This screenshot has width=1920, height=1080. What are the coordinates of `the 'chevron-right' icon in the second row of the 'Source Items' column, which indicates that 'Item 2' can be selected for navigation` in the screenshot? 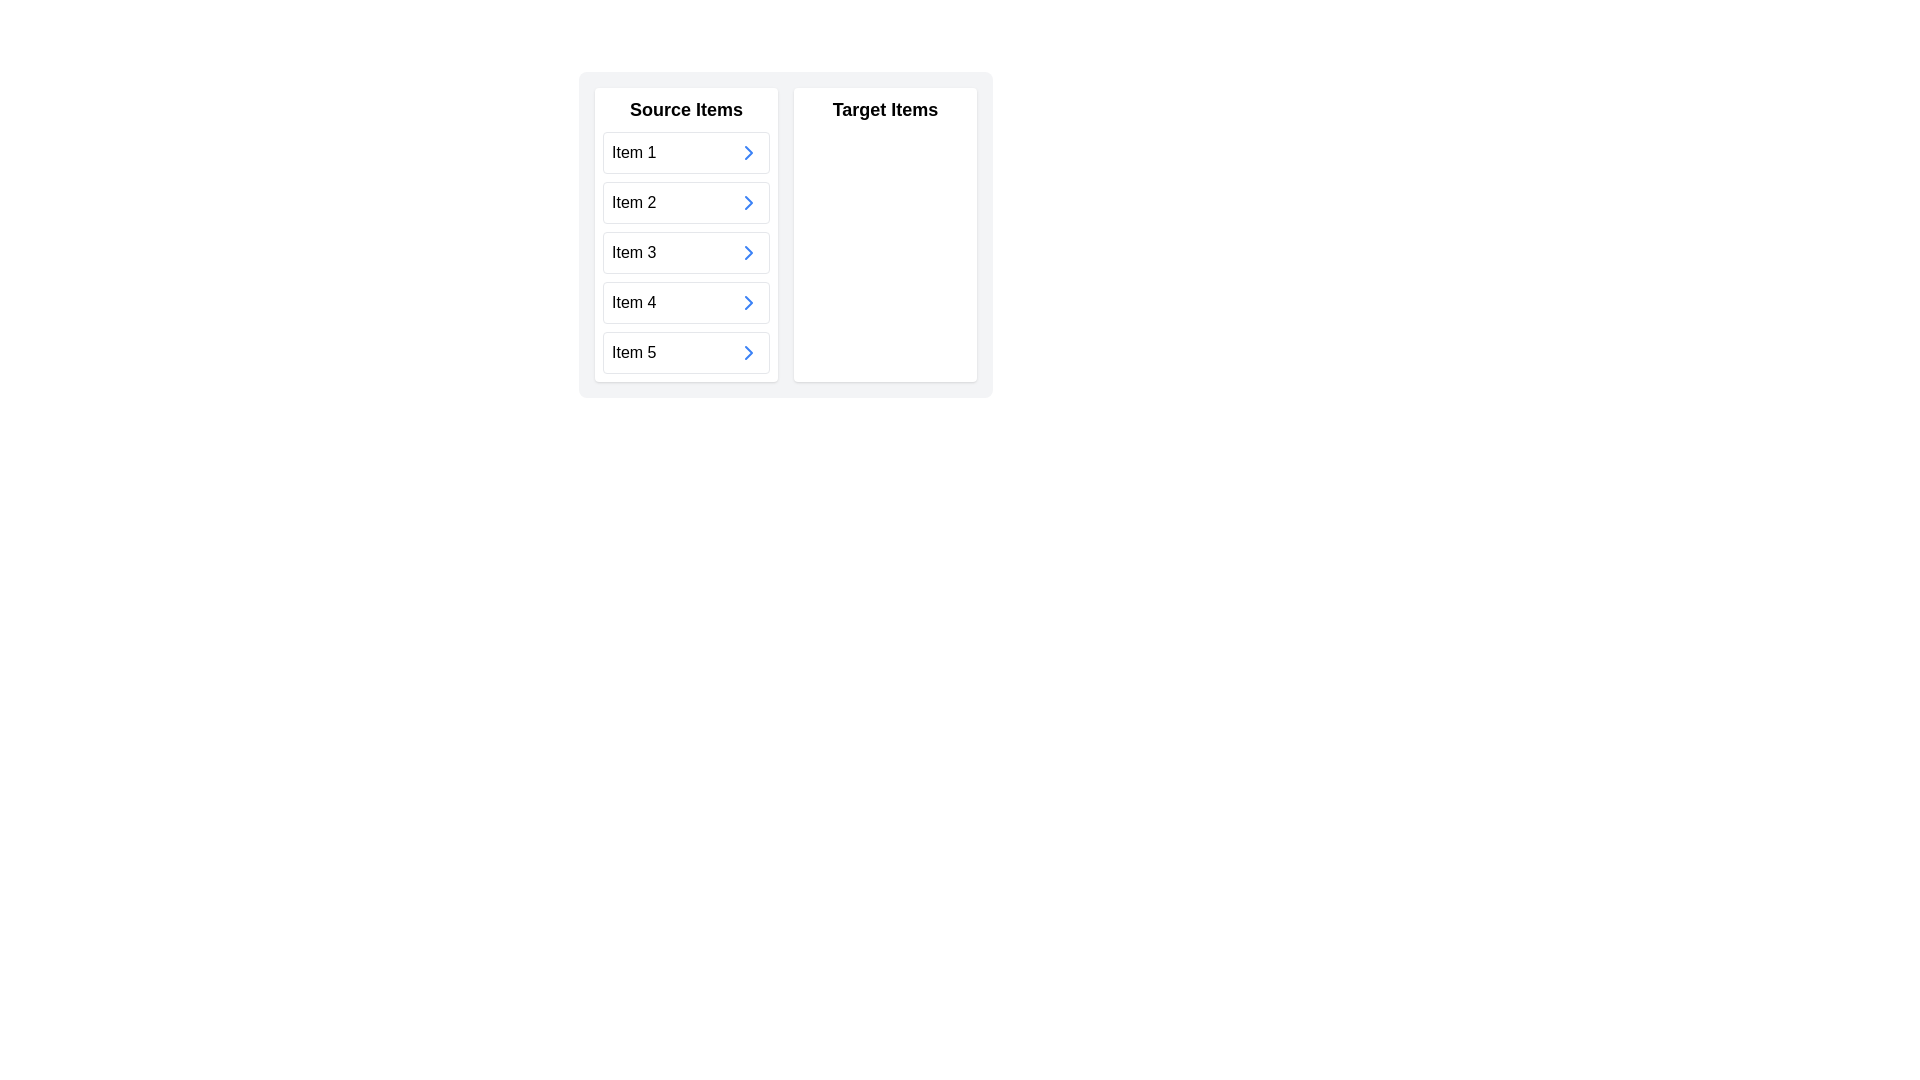 It's located at (747, 203).